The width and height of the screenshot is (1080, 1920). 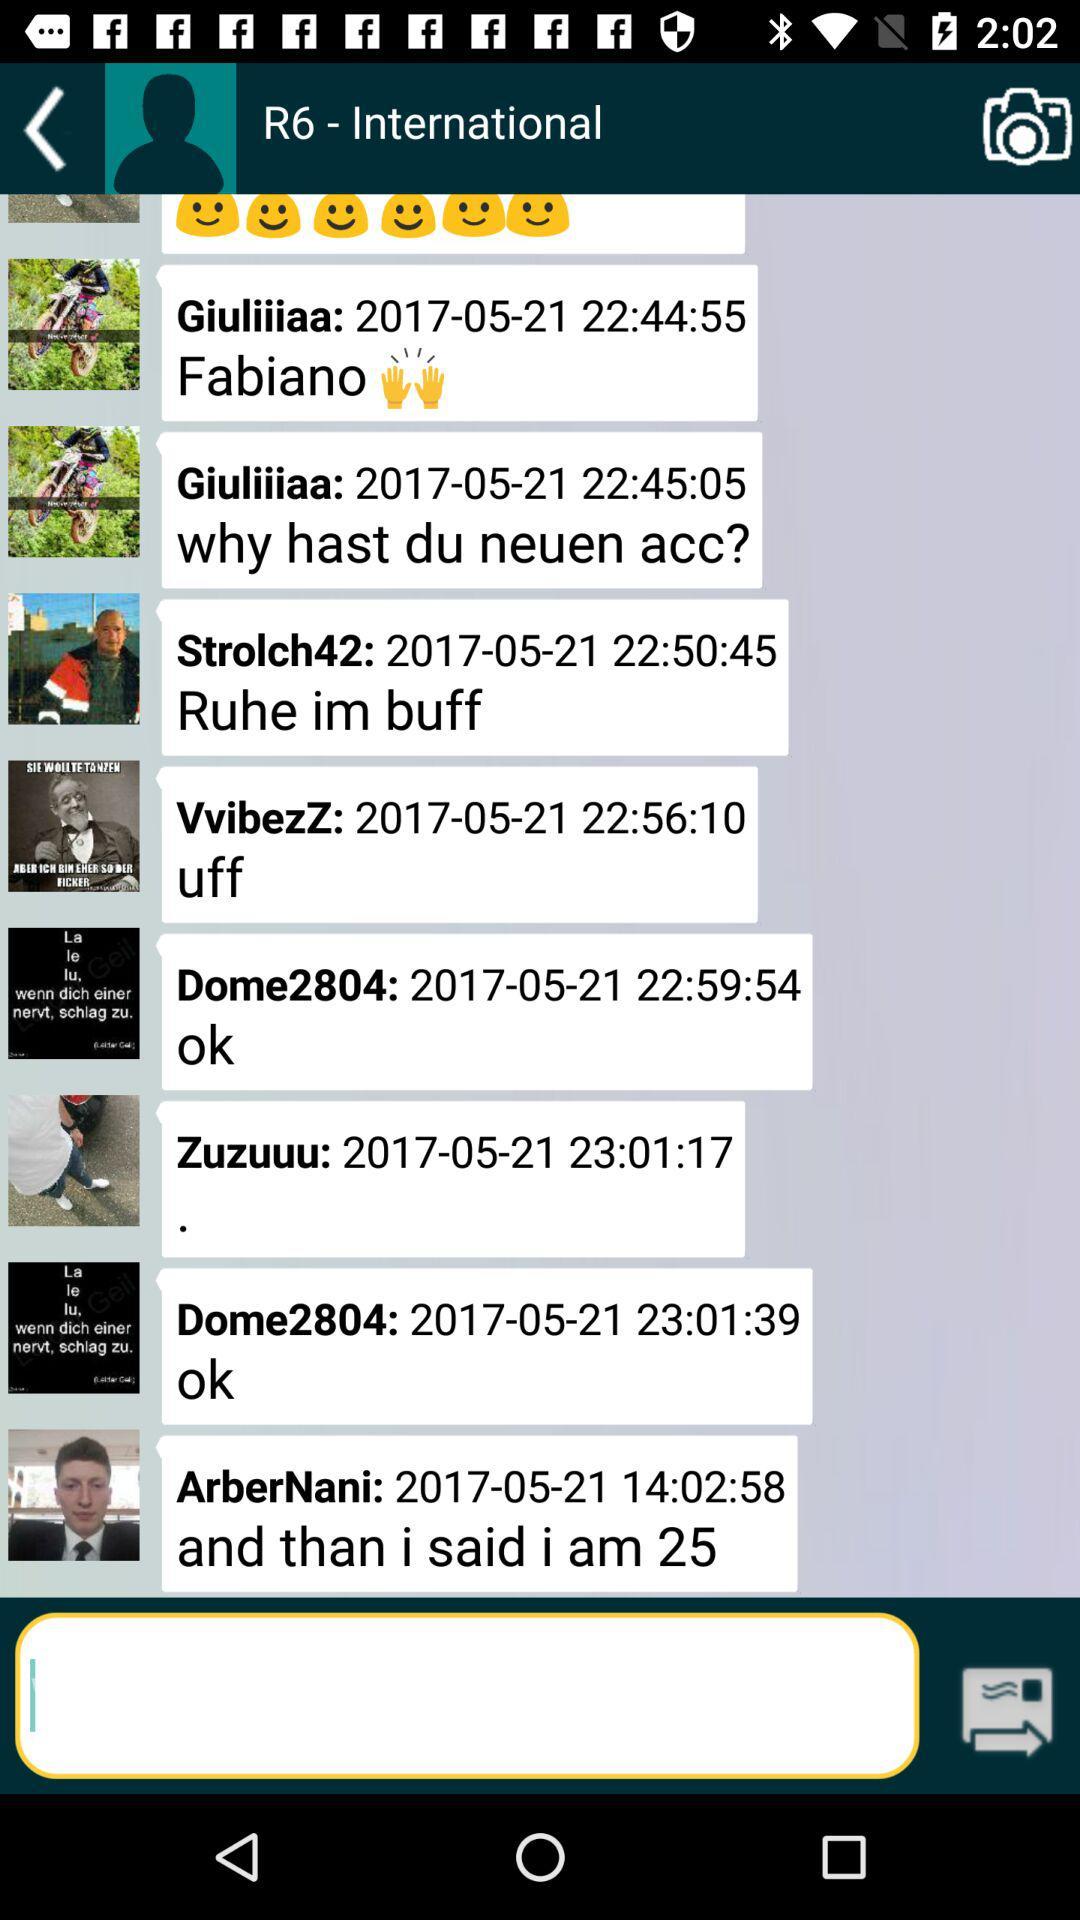 I want to click on the photo icon, so click(x=1027, y=128).